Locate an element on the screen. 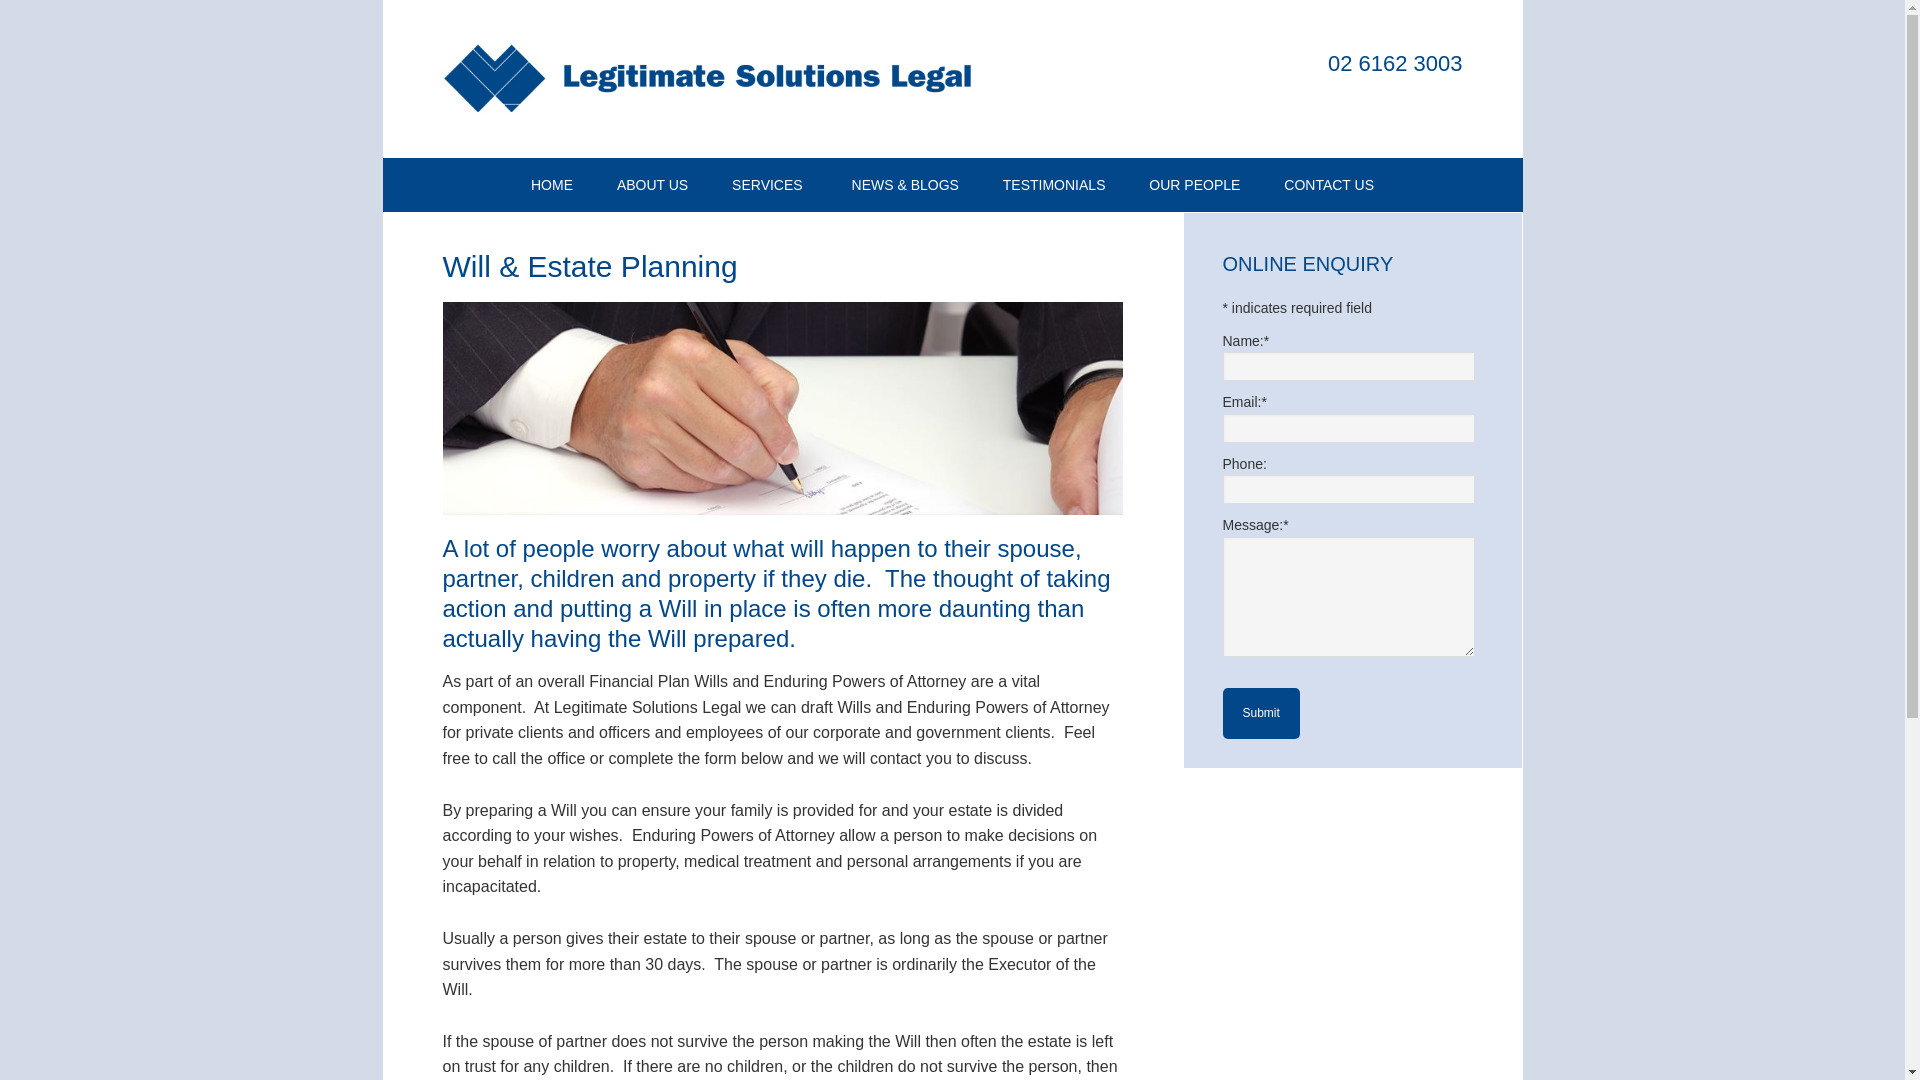 The height and width of the screenshot is (1080, 1920). '02 6162 3003' is located at coordinates (1394, 62).